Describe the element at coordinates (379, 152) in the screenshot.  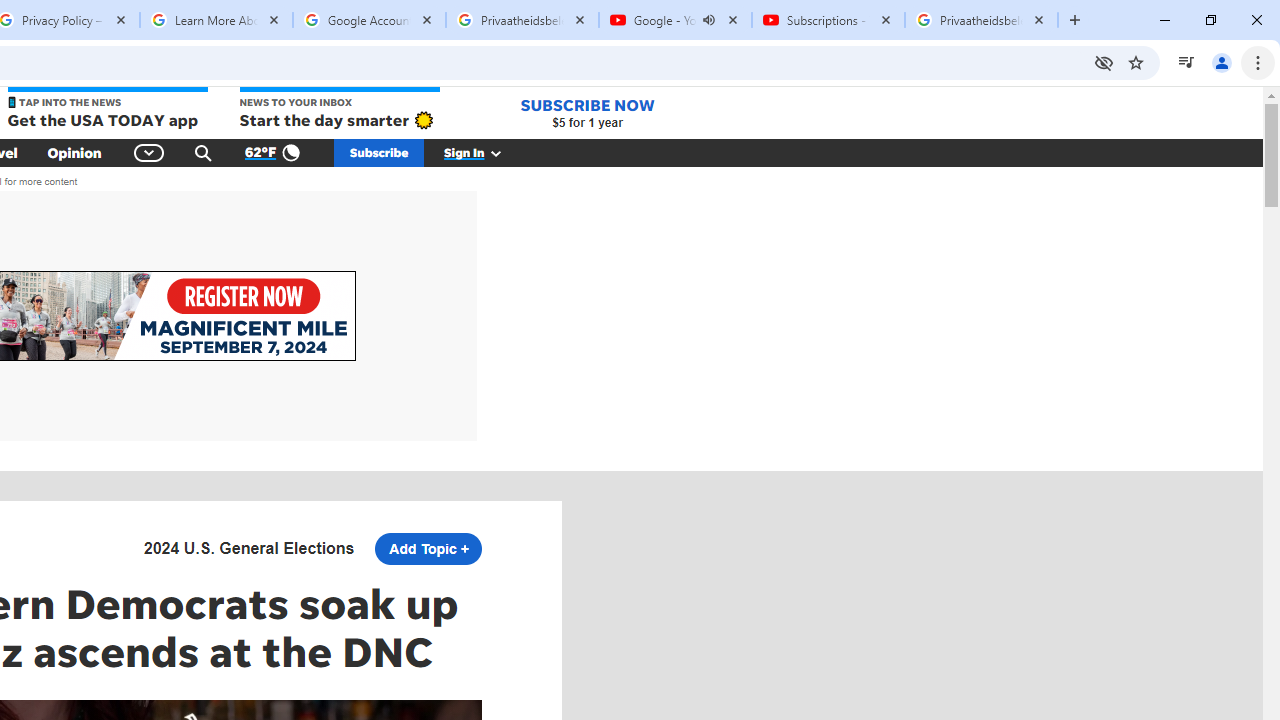
I see `'Subscribe'` at that location.